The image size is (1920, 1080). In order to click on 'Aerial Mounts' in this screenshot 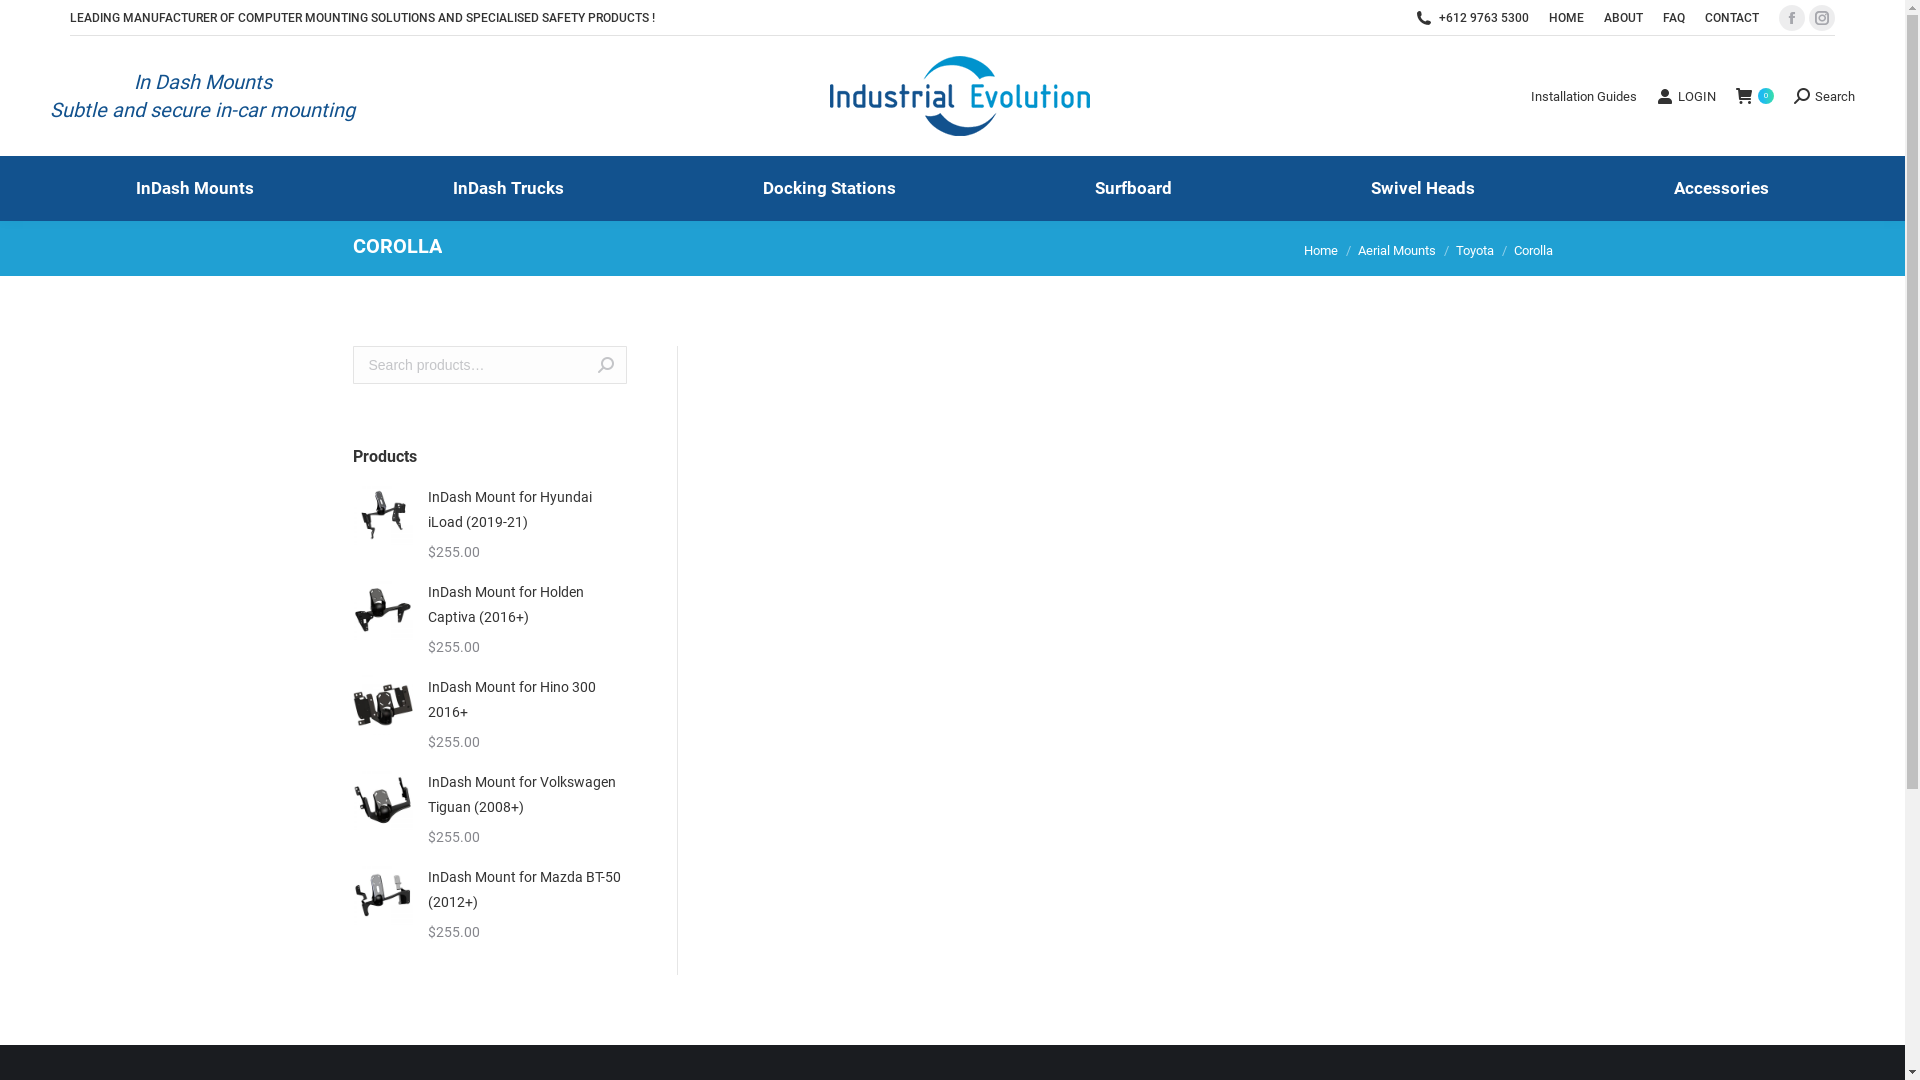, I will do `click(1395, 248)`.